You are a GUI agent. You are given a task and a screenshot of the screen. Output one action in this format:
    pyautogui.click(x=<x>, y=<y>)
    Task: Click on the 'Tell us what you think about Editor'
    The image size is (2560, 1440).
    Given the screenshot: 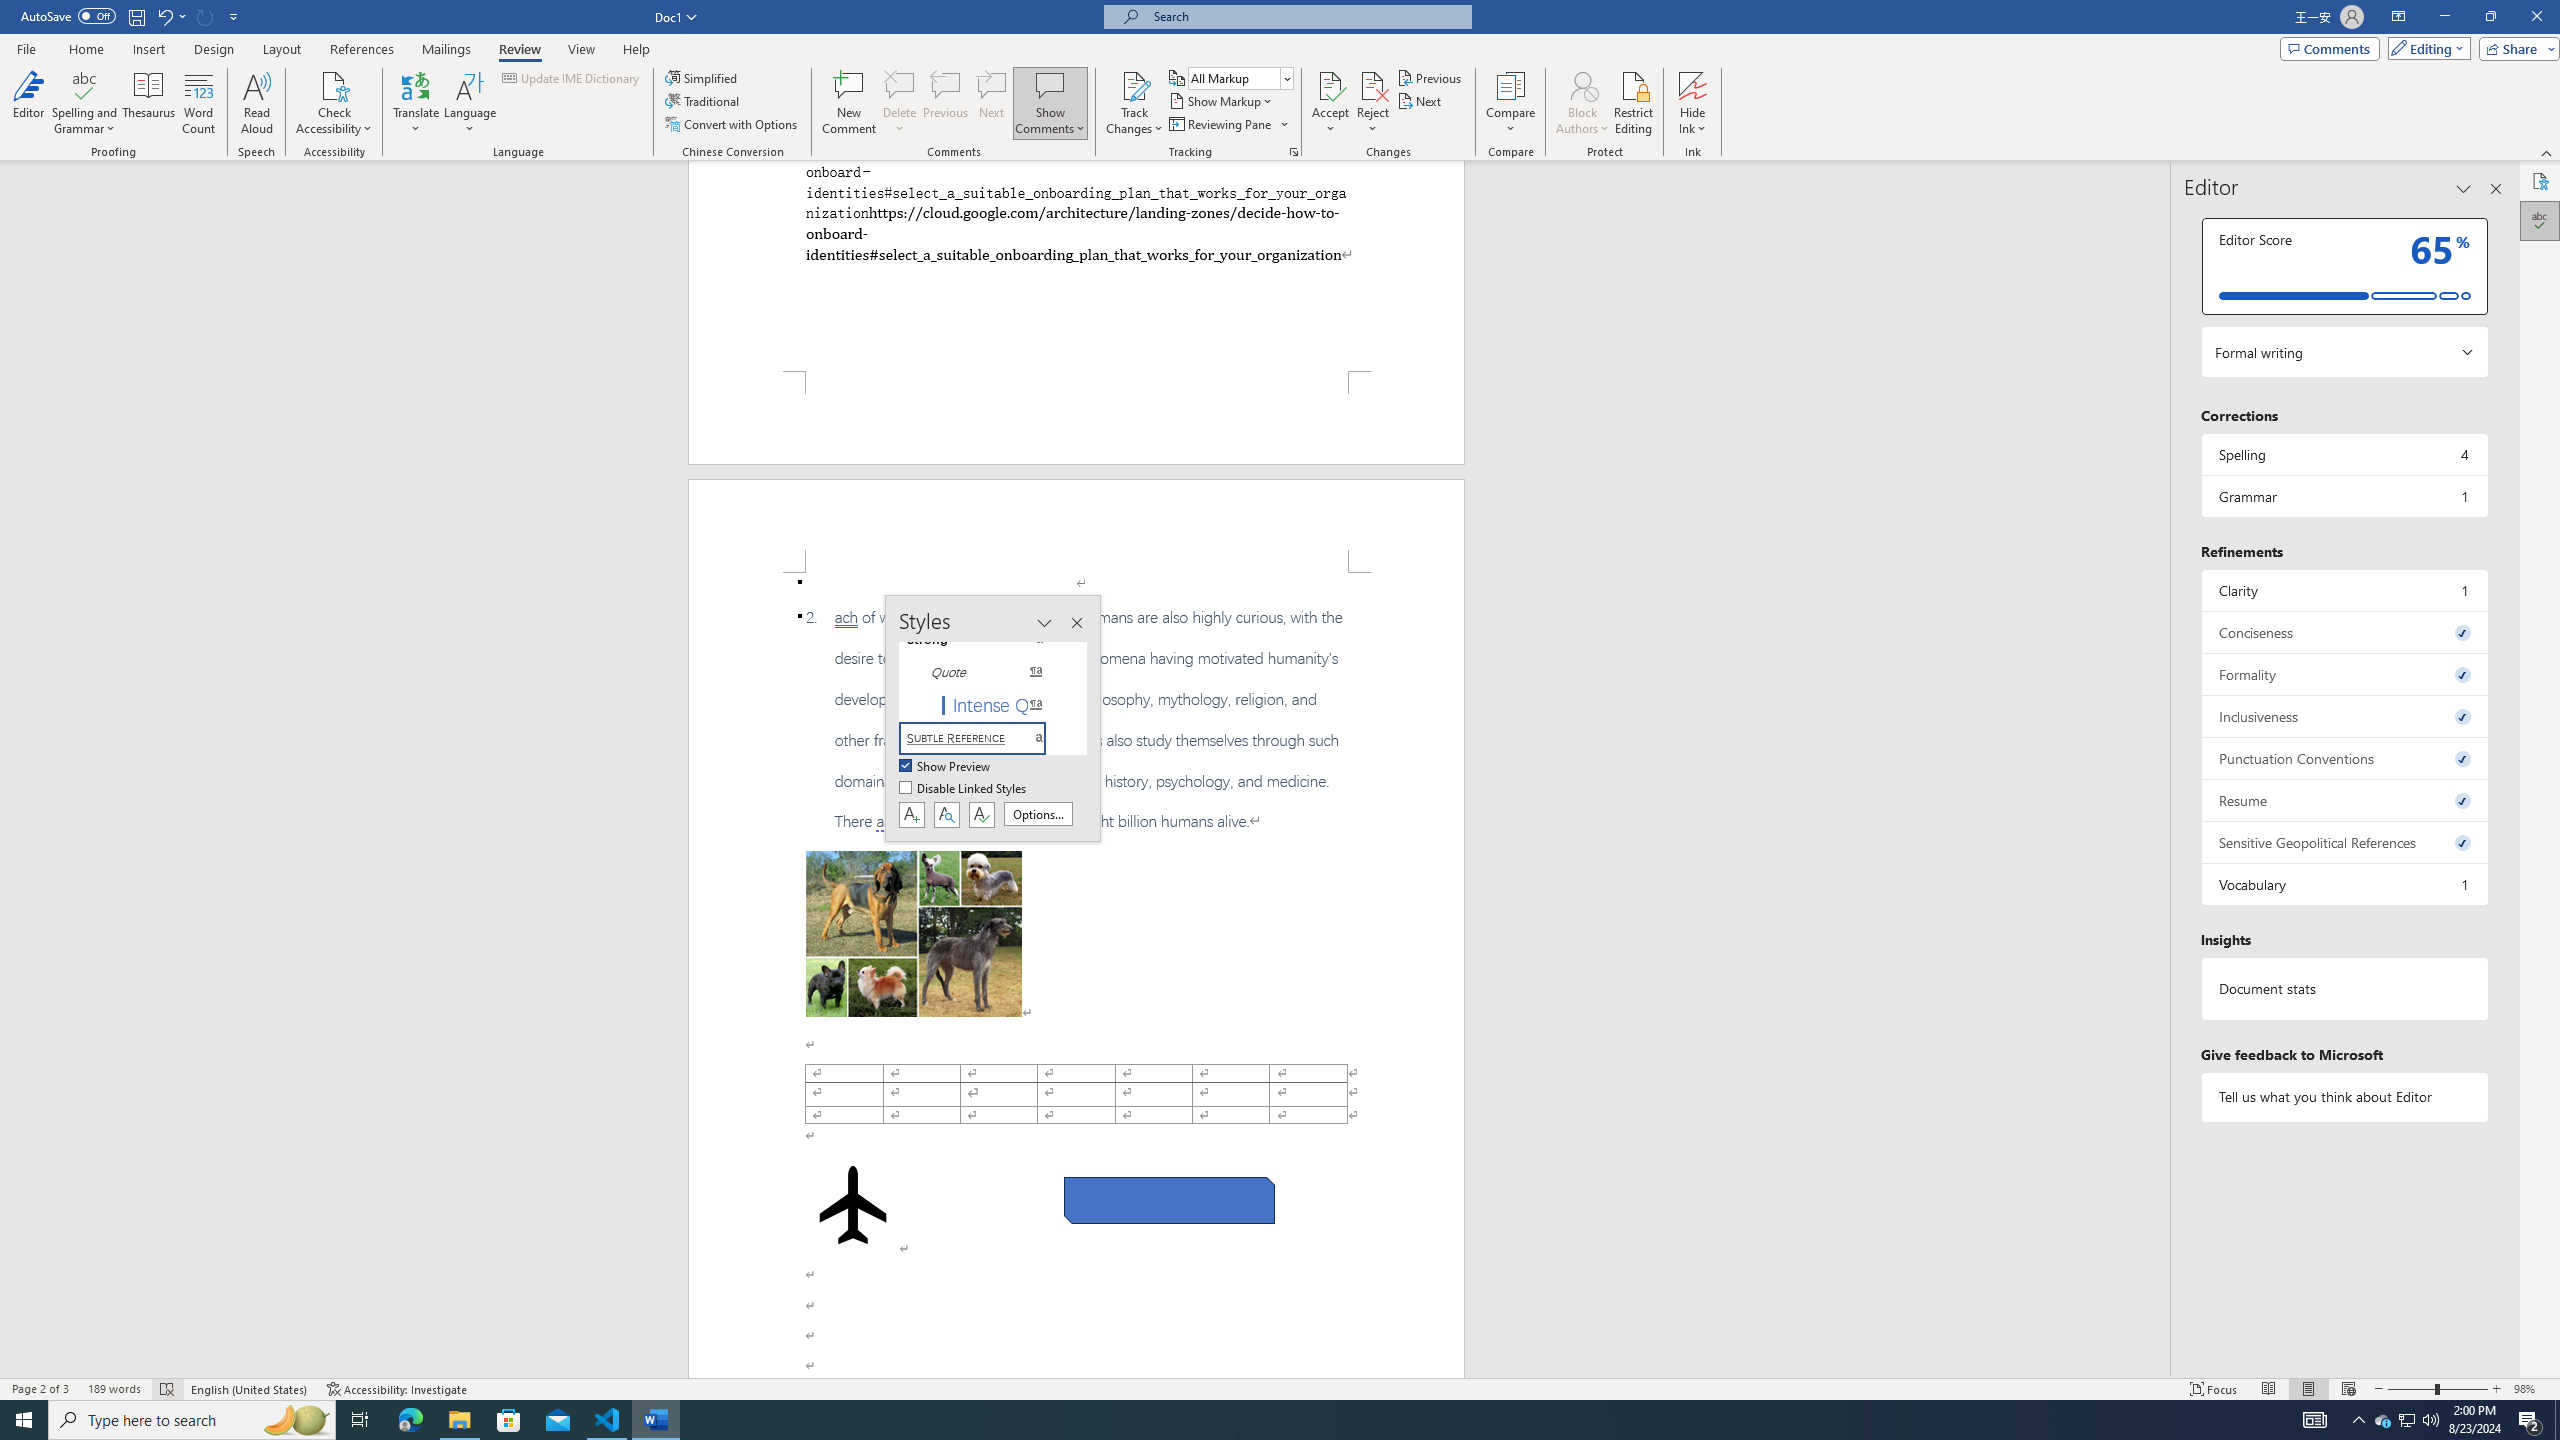 What is the action you would take?
    pyautogui.click(x=2343, y=1096)
    